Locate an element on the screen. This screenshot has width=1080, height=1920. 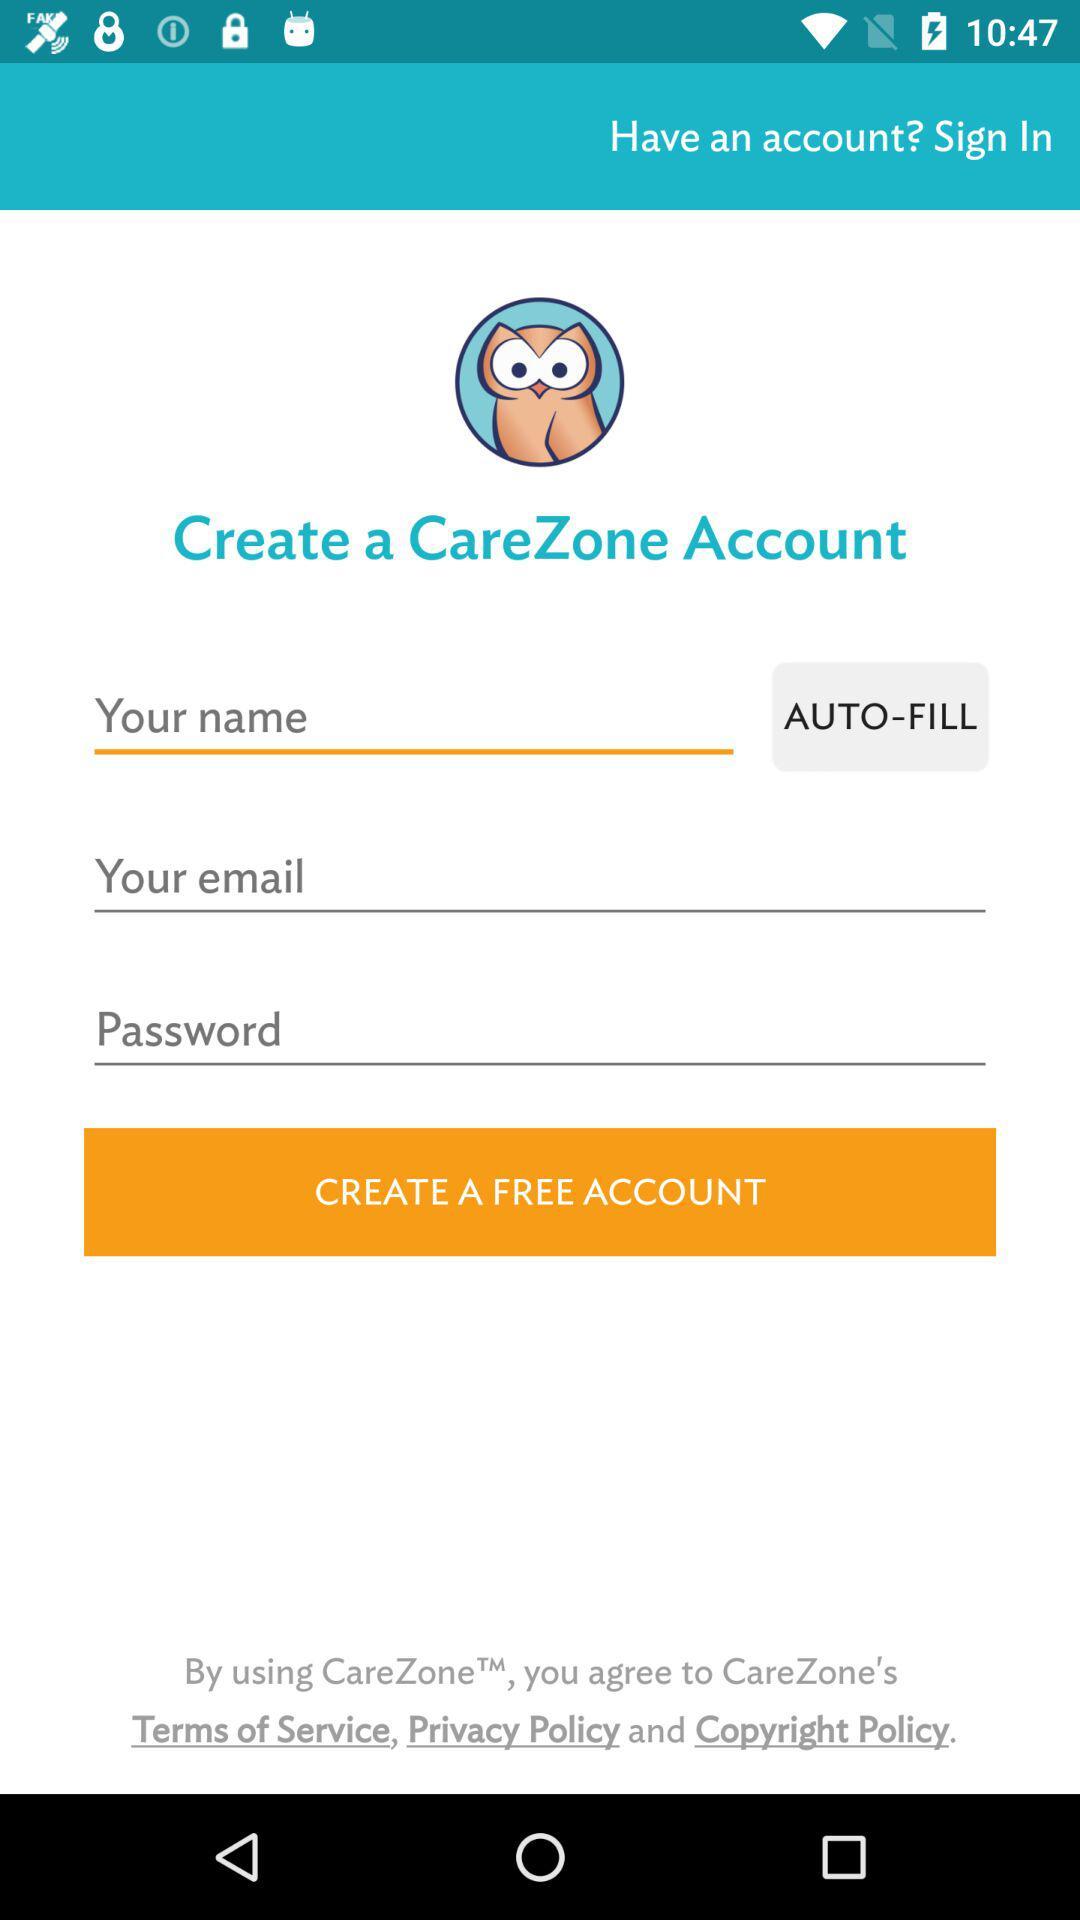
have an account item is located at coordinates (830, 135).